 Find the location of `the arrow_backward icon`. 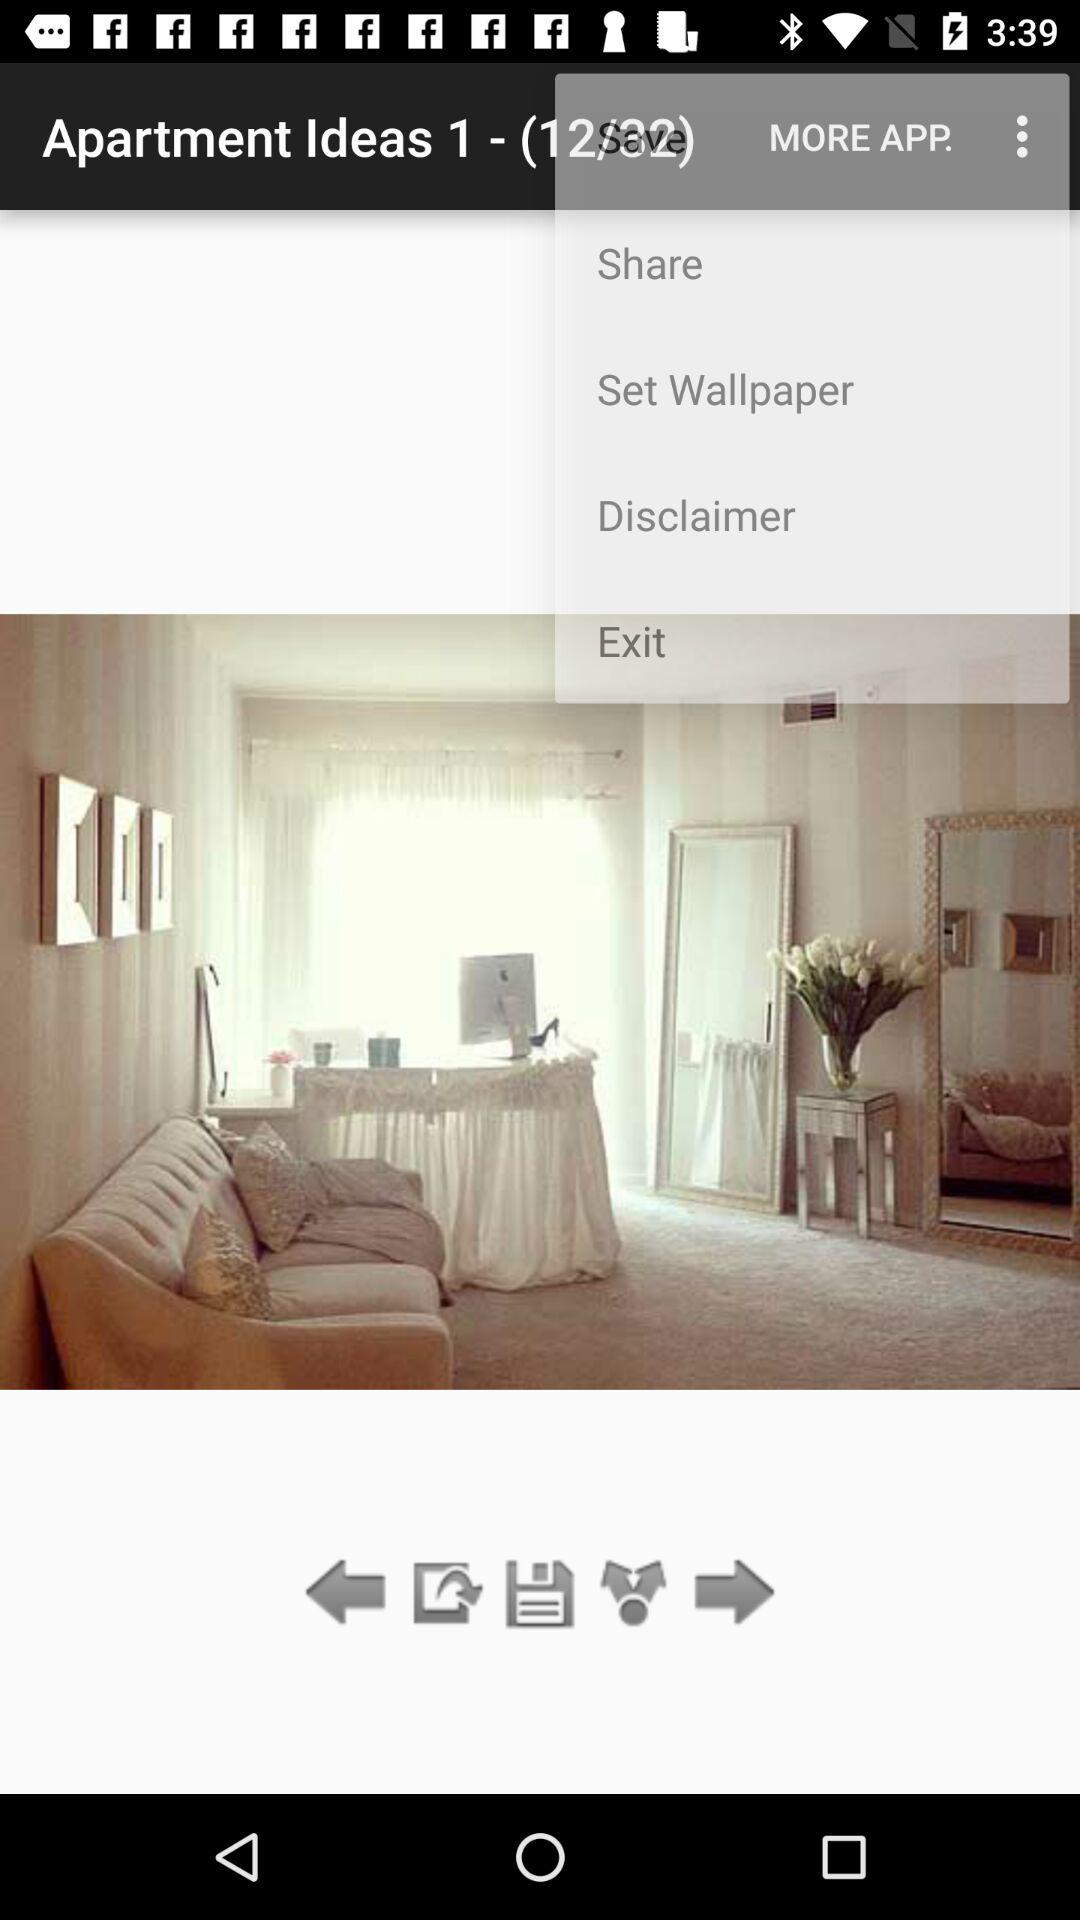

the arrow_backward icon is located at coordinates (350, 1593).